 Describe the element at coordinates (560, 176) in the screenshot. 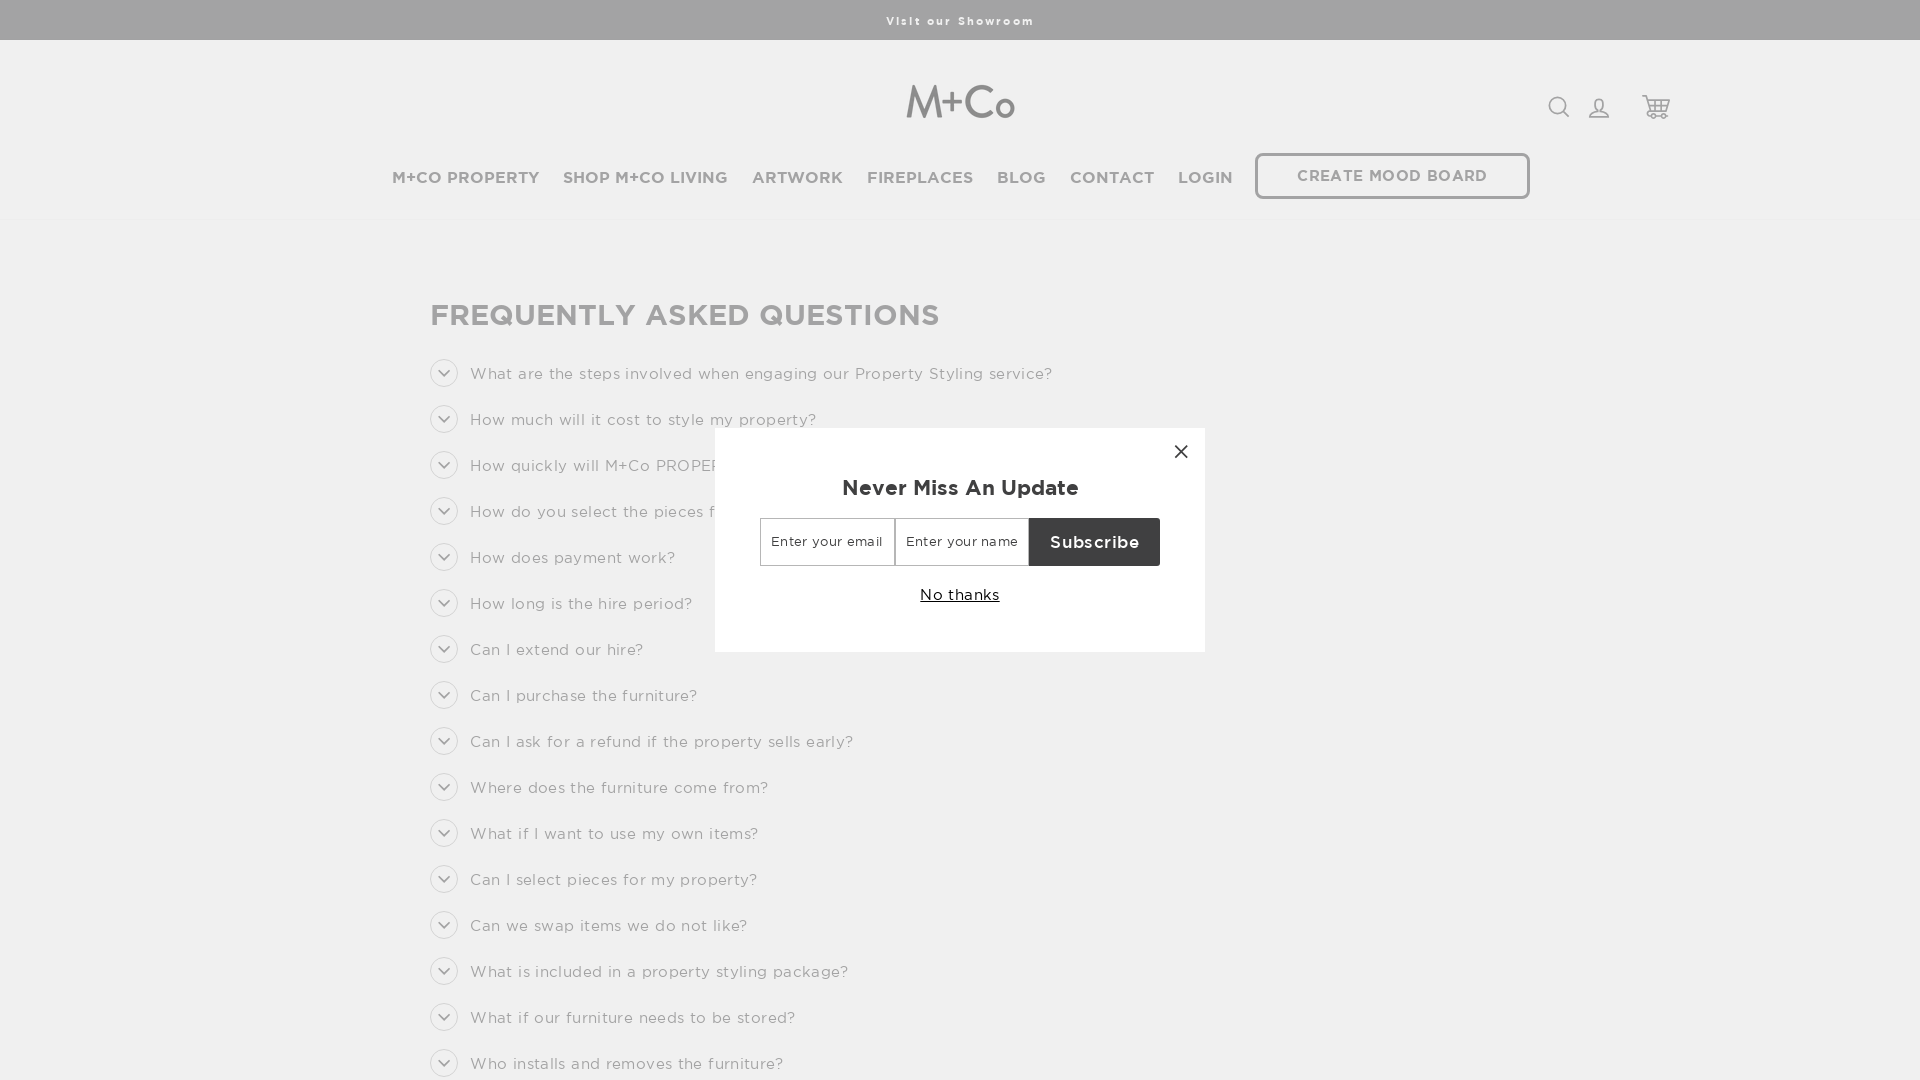

I see `'SHOP M+CO LIVING'` at that location.